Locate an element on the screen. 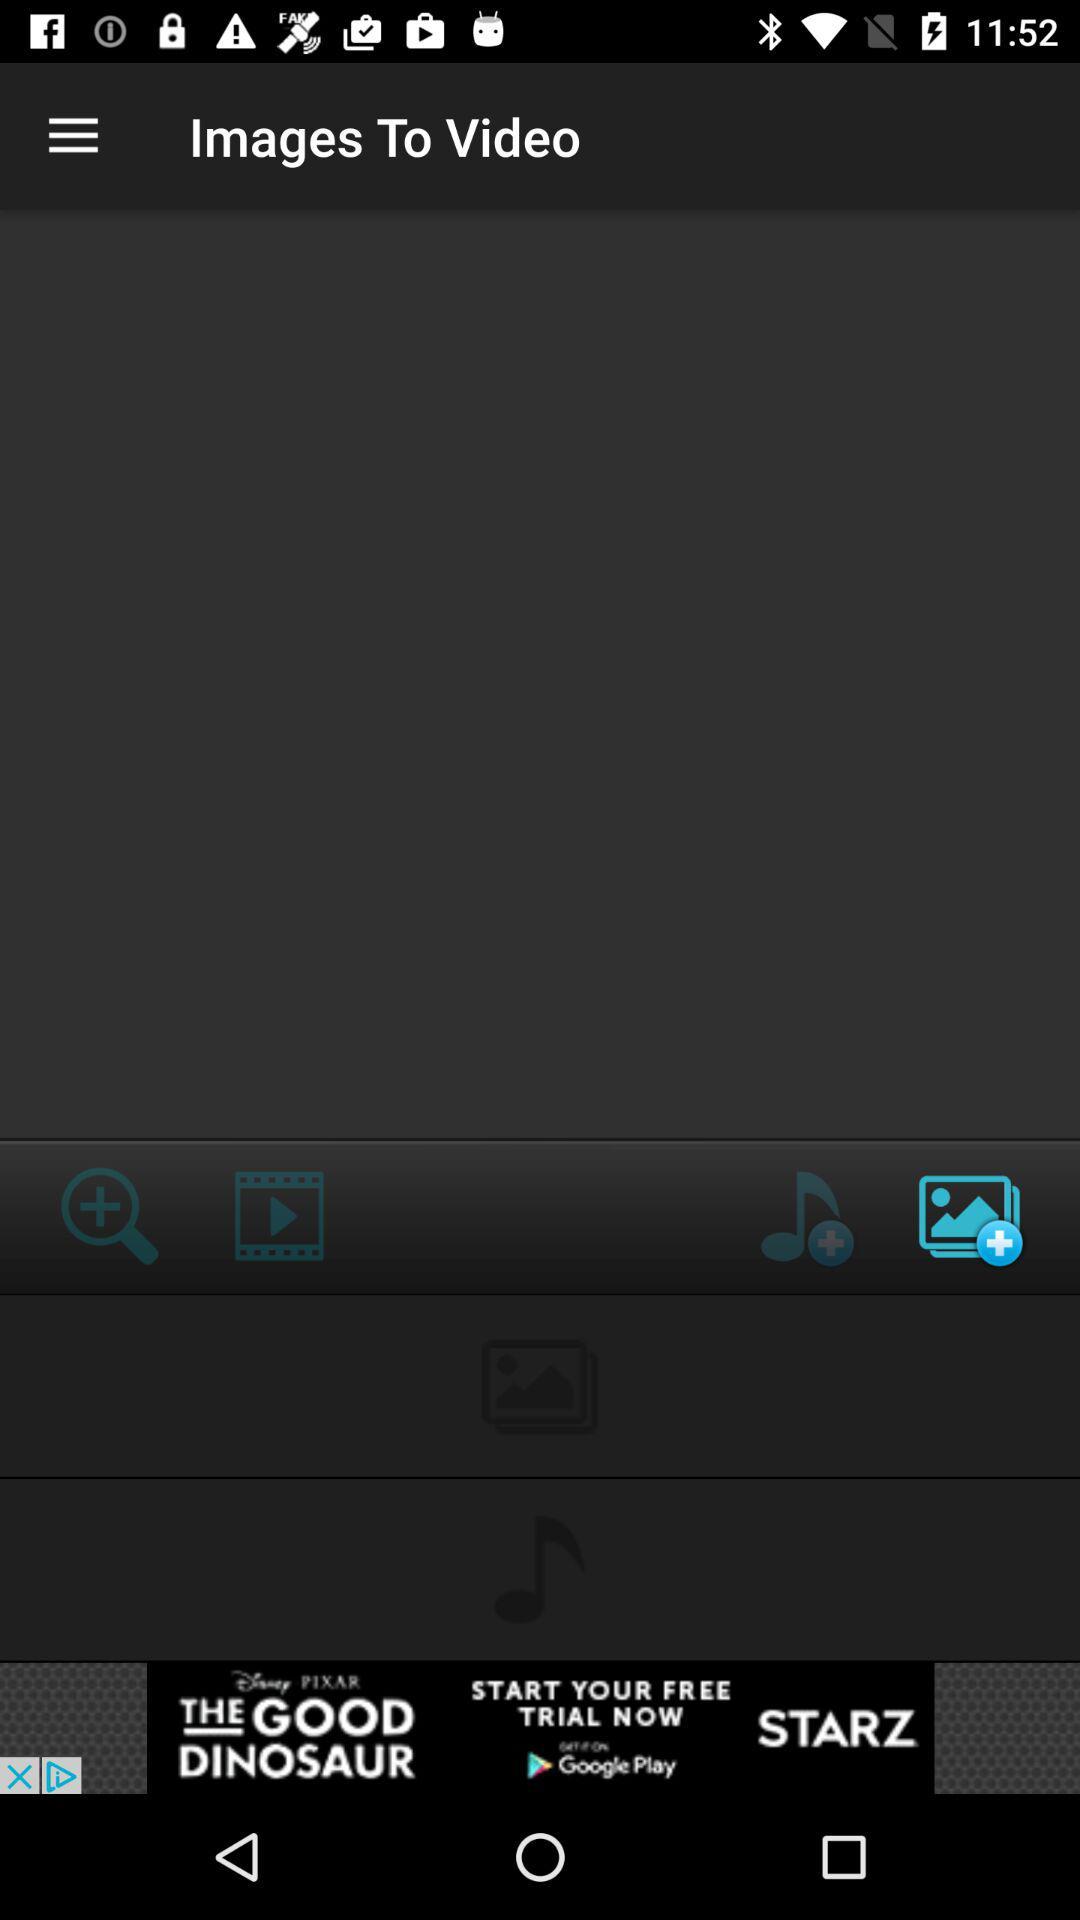 The height and width of the screenshot is (1920, 1080). the music icon is located at coordinates (799, 1215).